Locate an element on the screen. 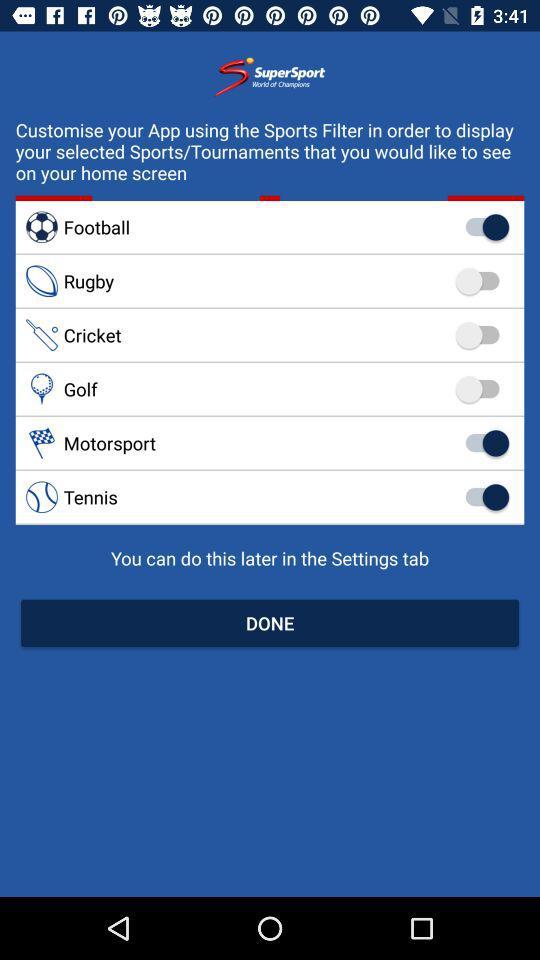 Image resolution: width=540 pixels, height=960 pixels. tennis is located at coordinates (270, 496).